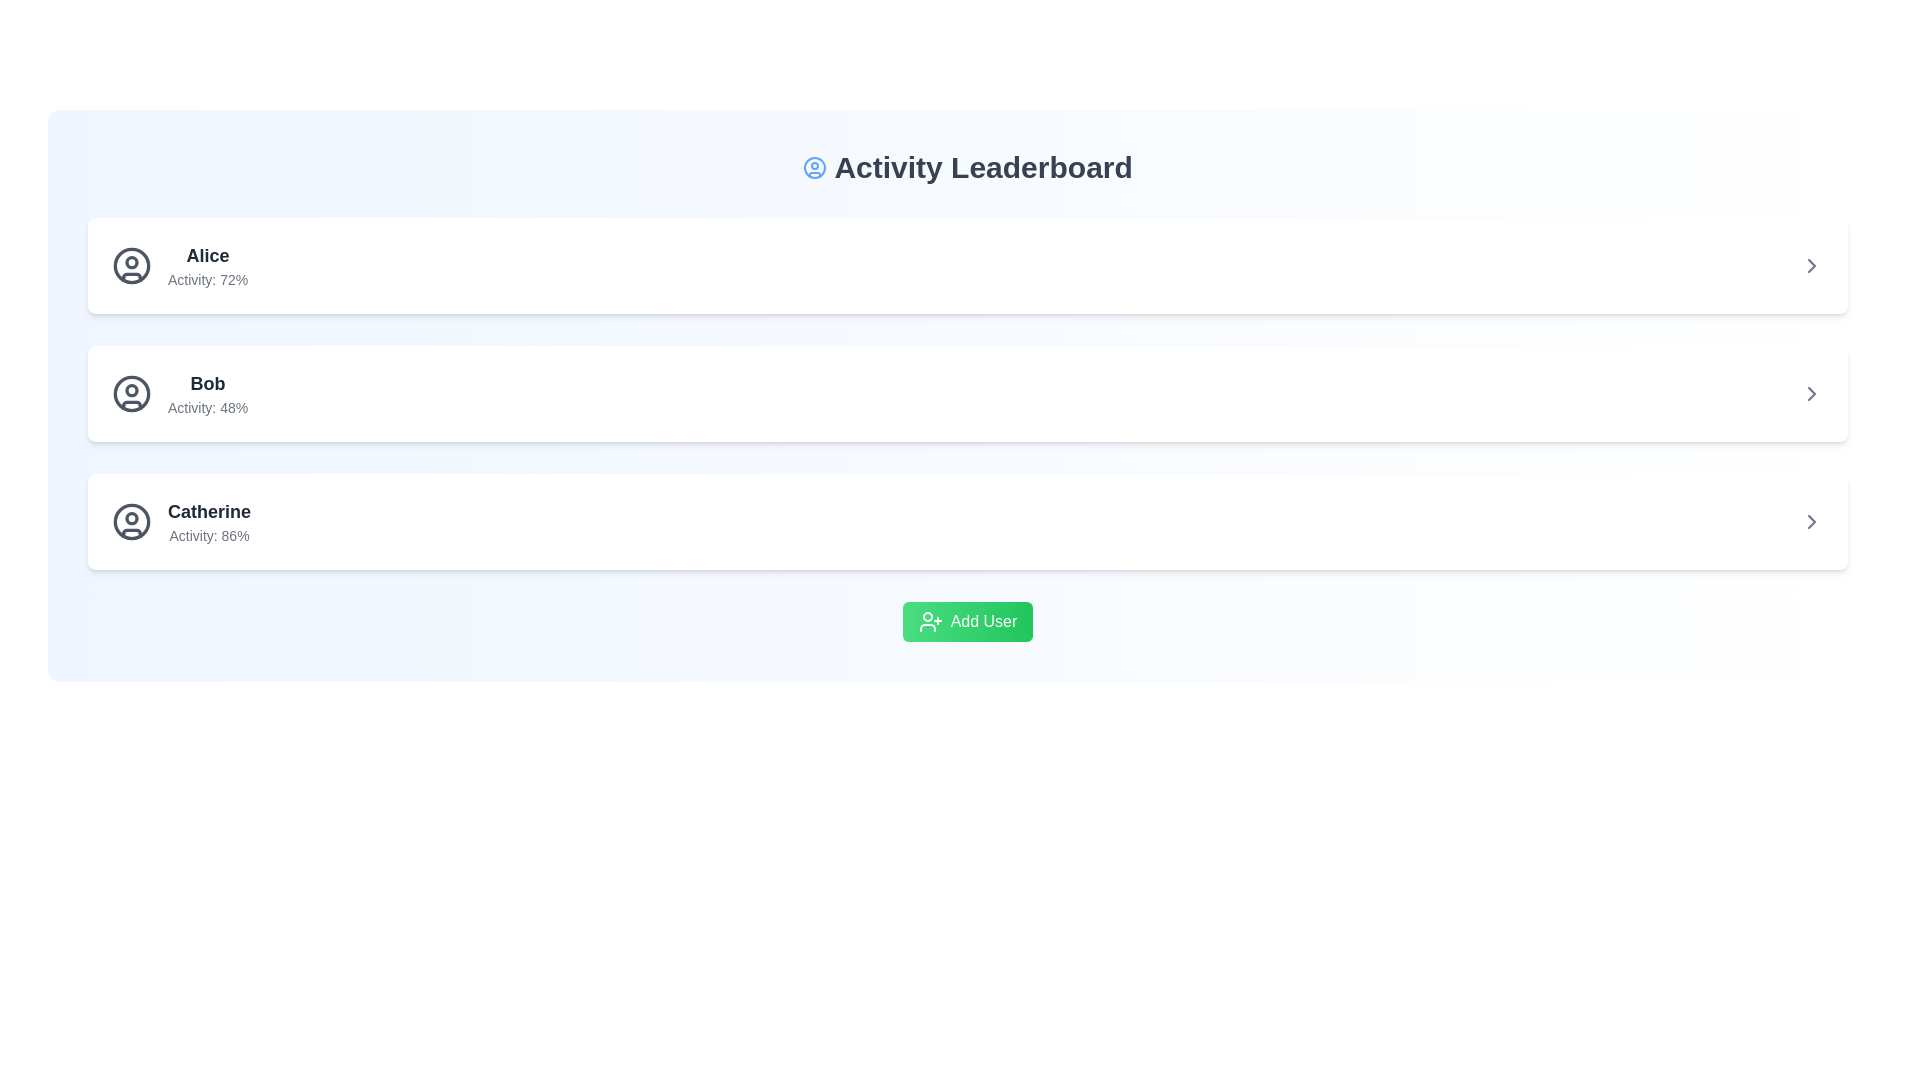 The width and height of the screenshot is (1920, 1080). What do you see at coordinates (131, 265) in the screenshot?
I see `the circular SVG shape representing the boundary of Alice's profile icon in the leaderboard` at bounding box center [131, 265].